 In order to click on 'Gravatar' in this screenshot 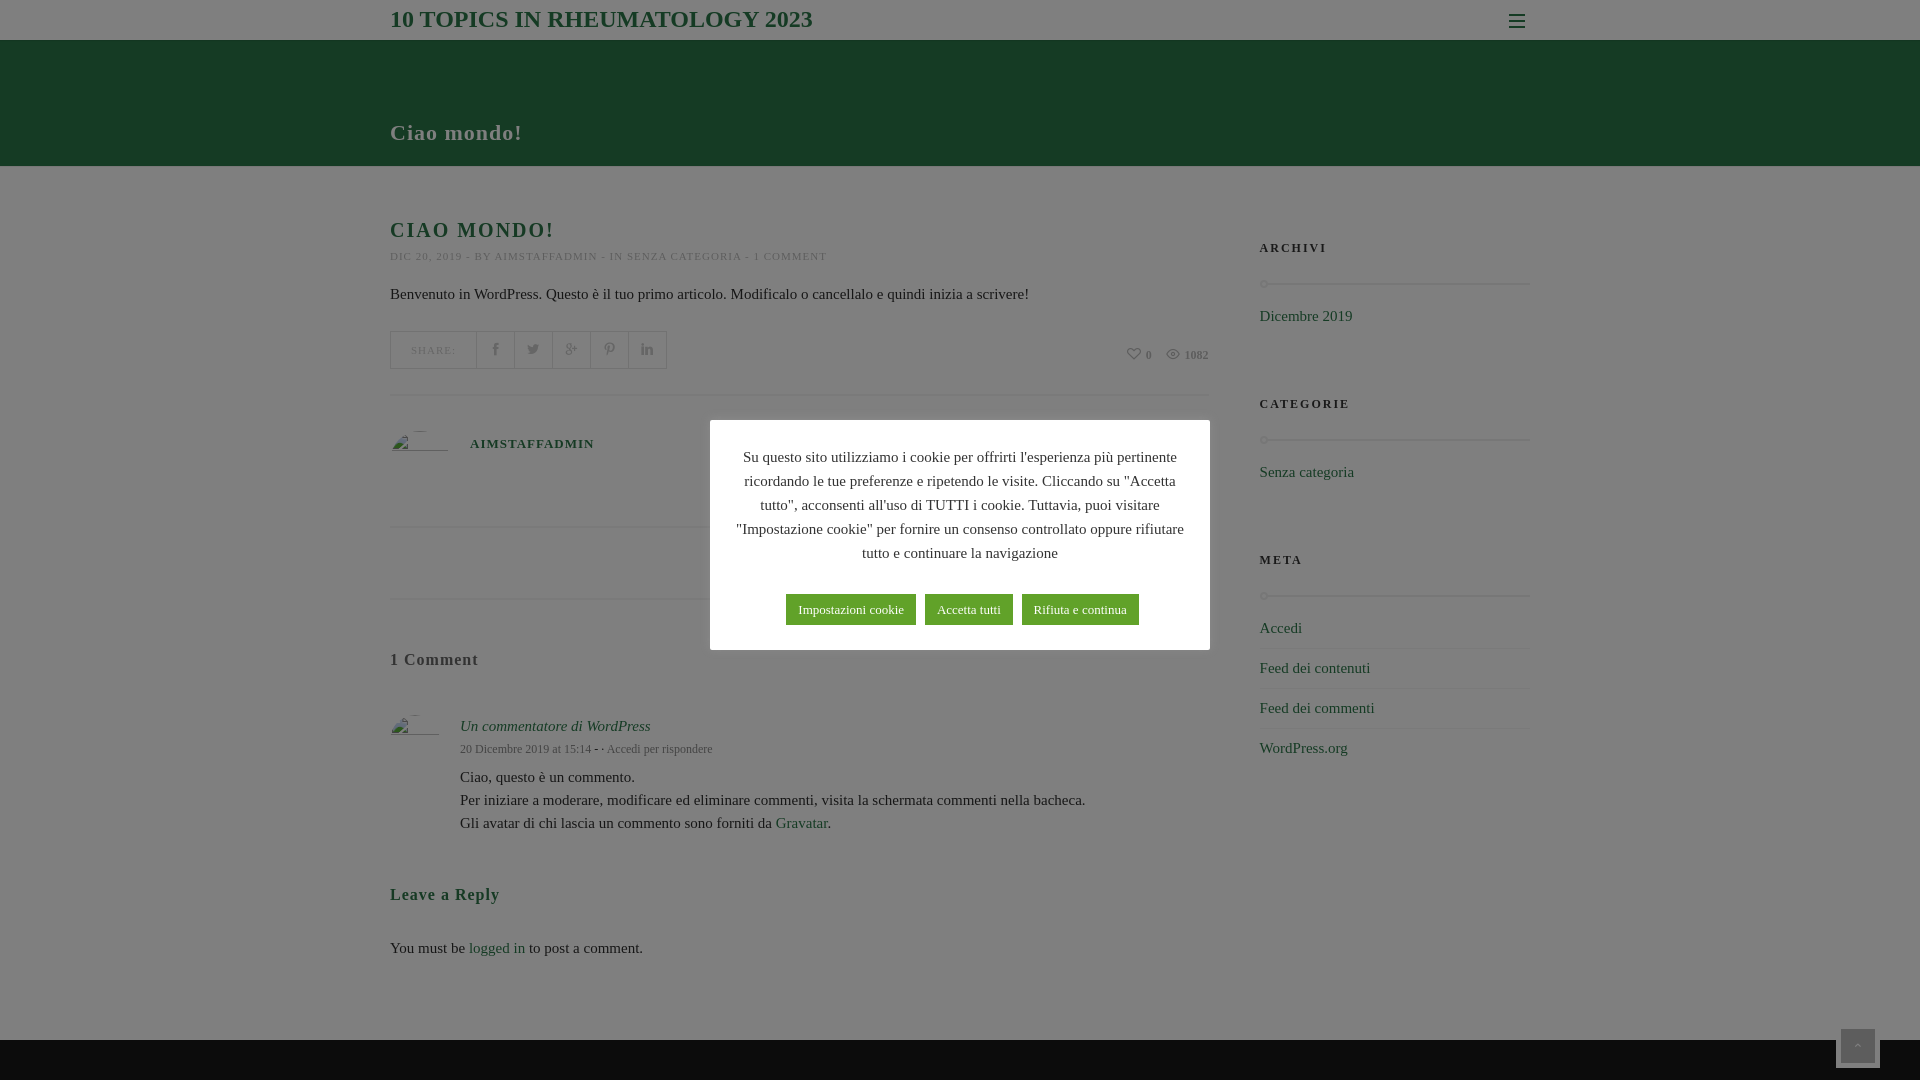, I will do `click(801, 822)`.